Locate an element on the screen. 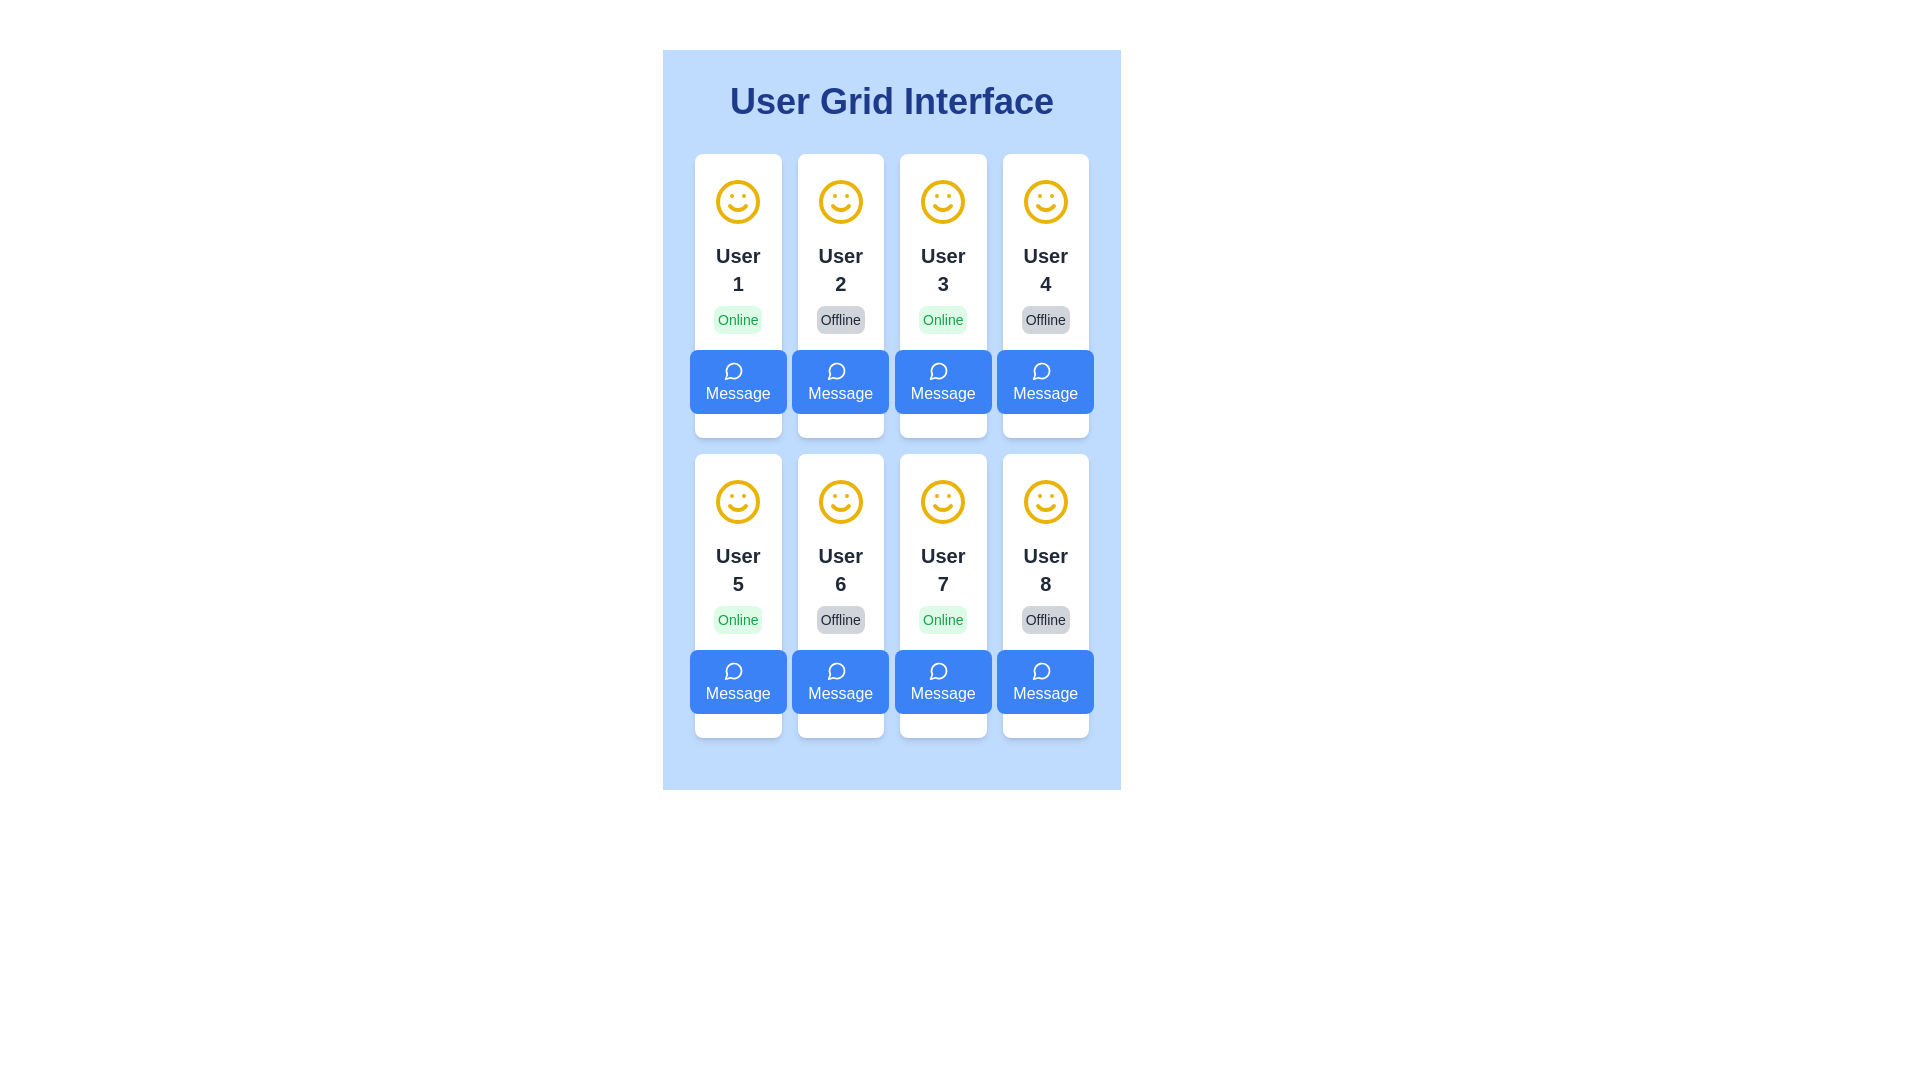 Image resolution: width=1920 pixels, height=1080 pixels. the 'Offline' text label displayed in a small gray font within the sixth user card, located below 'User 6' and above the 'Message' button is located at coordinates (840, 619).